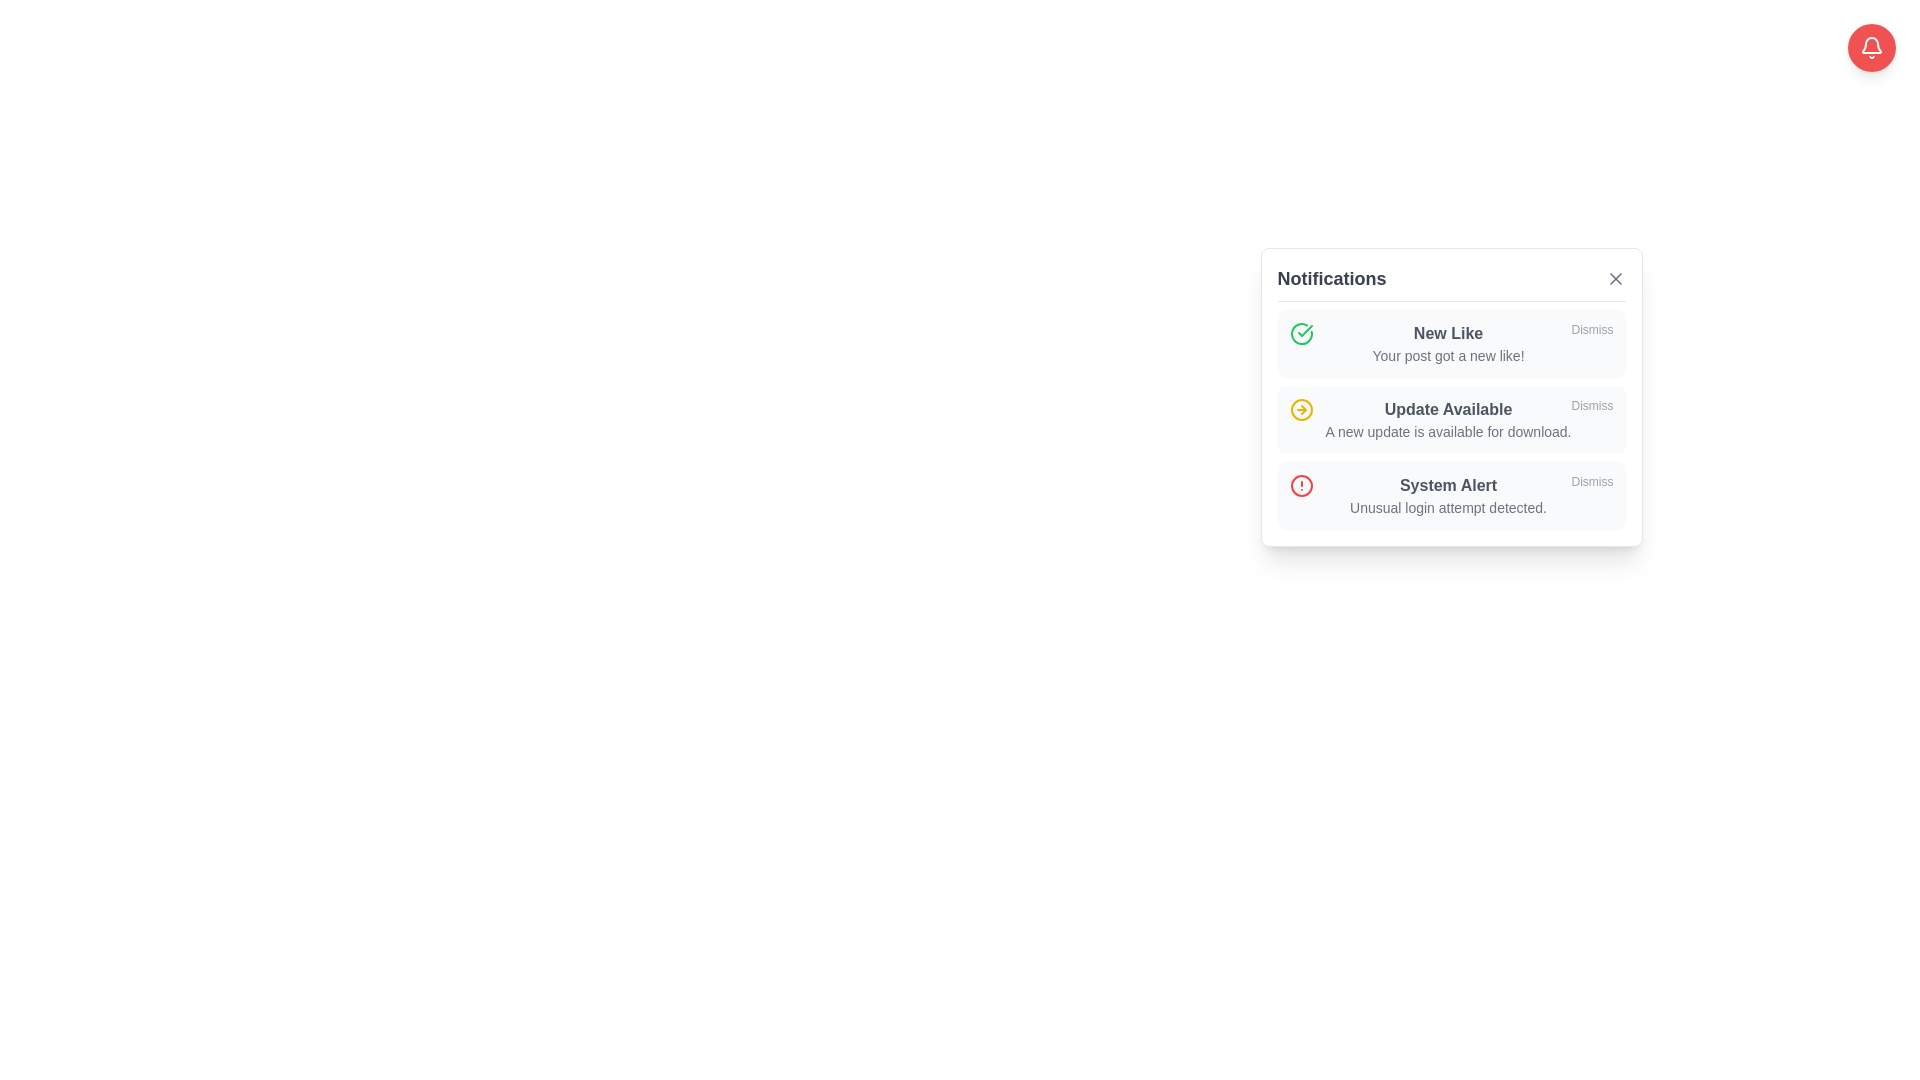 This screenshot has width=1920, height=1080. I want to click on the small, diagonal cross-shaped icon styled with thin gray lines in the upper-right corner of the notification panel, so click(1615, 278).